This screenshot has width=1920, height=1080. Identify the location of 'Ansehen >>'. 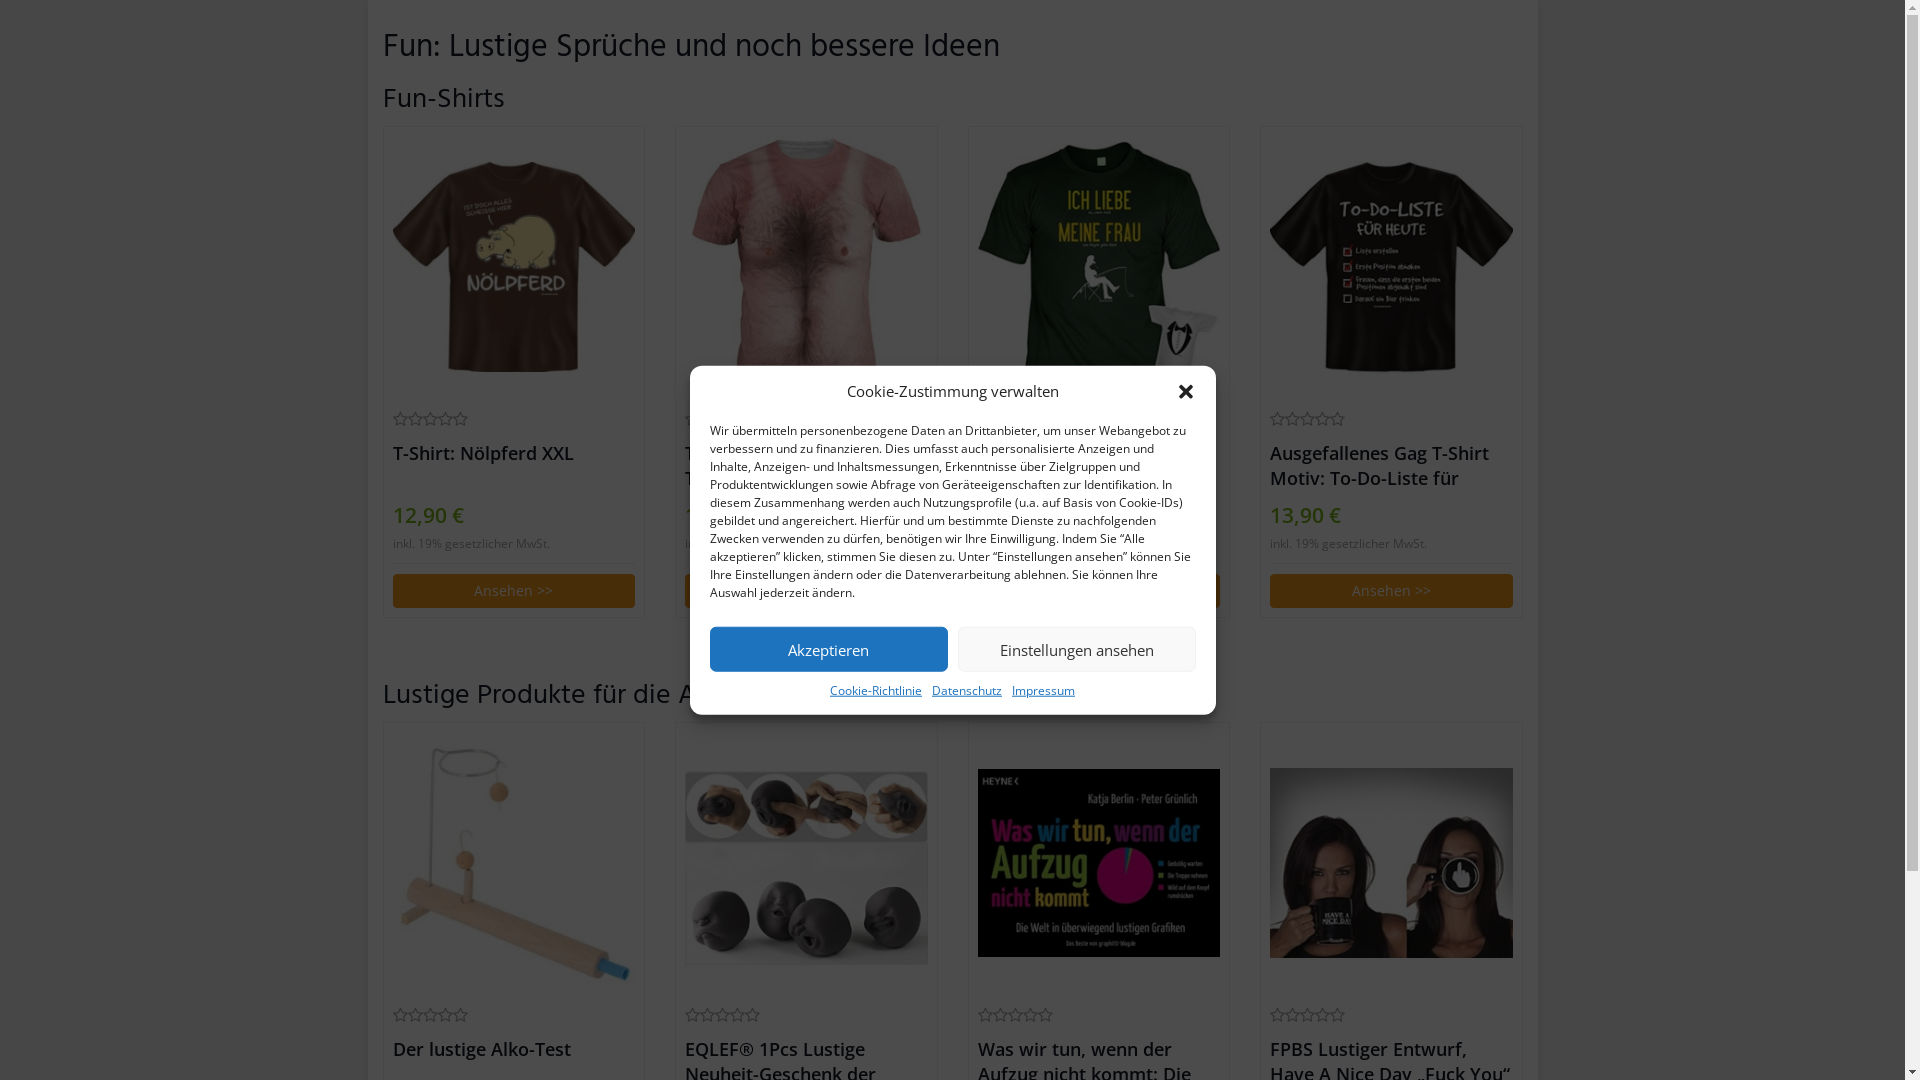
(1269, 589).